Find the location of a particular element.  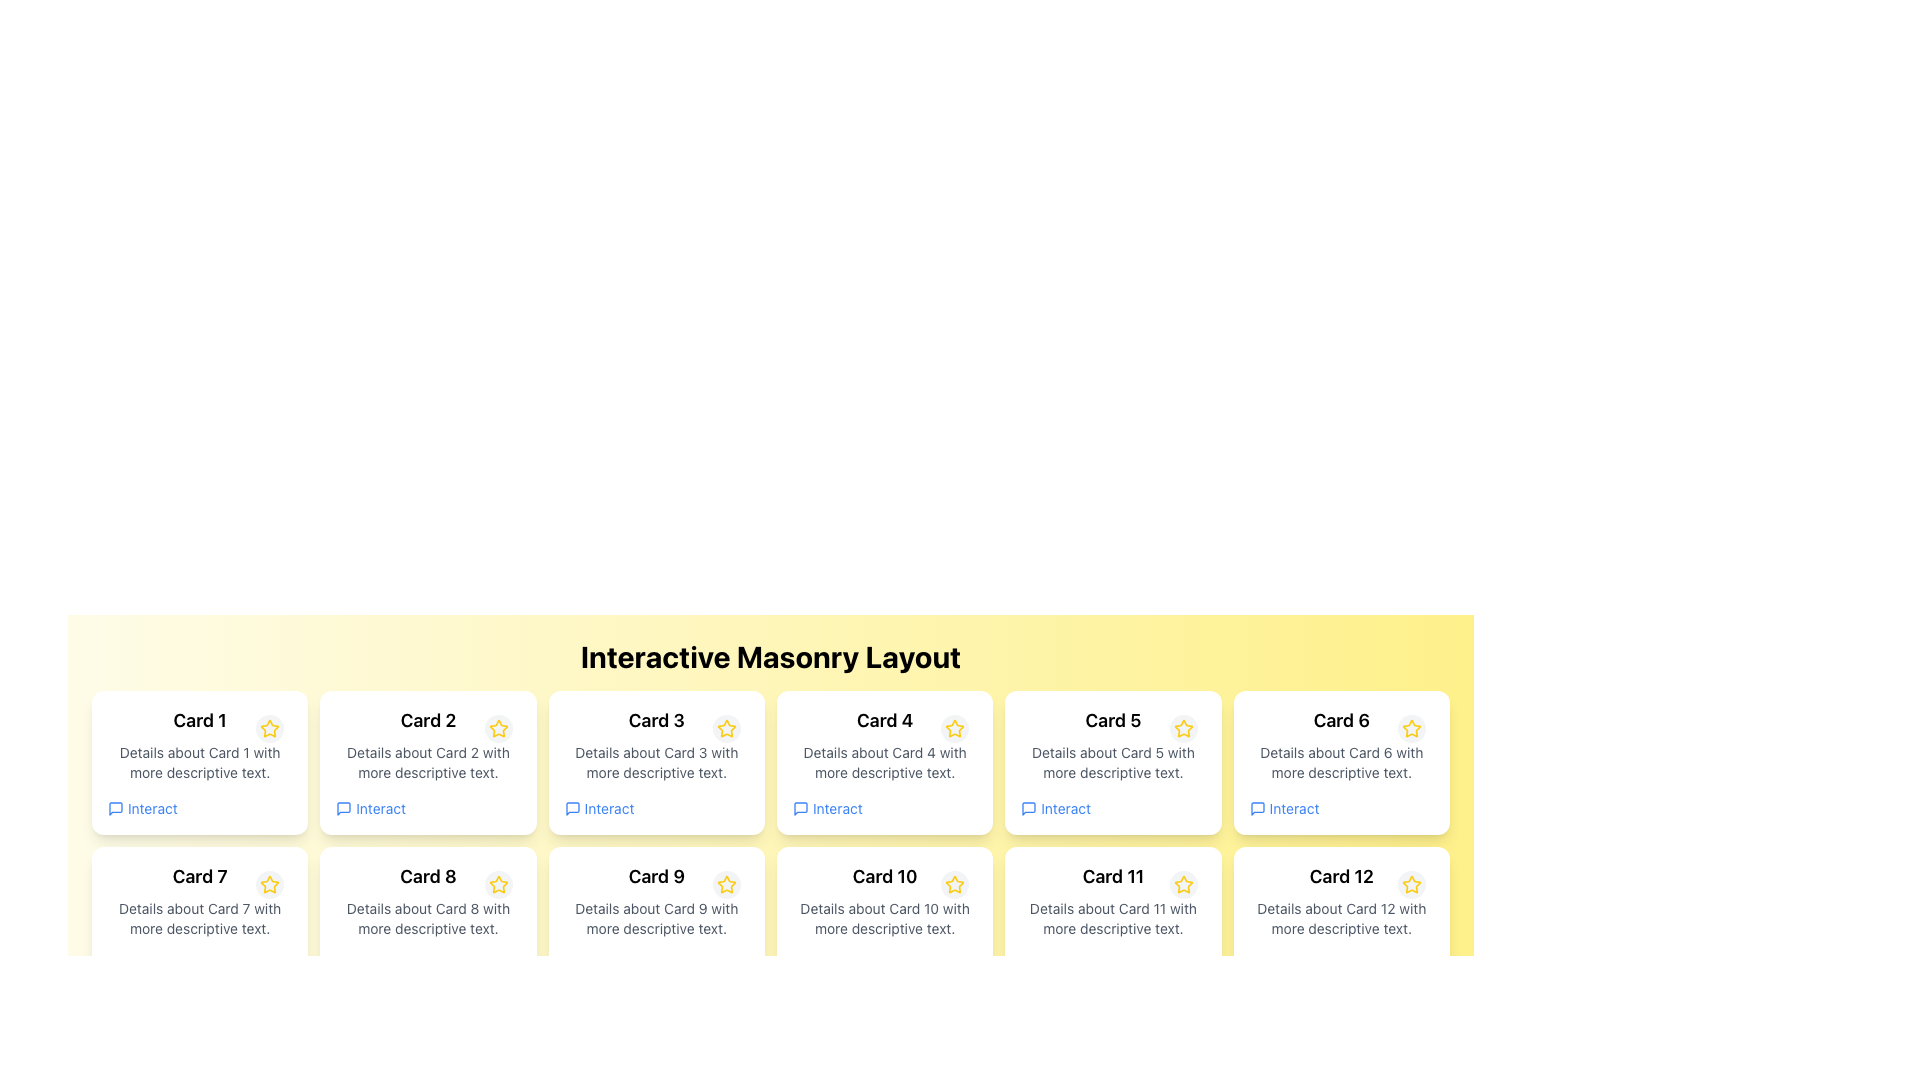

the star-shaped icon with a yellow outline located in the top-right corner of 'Card 6' is located at coordinates (1410, 729).